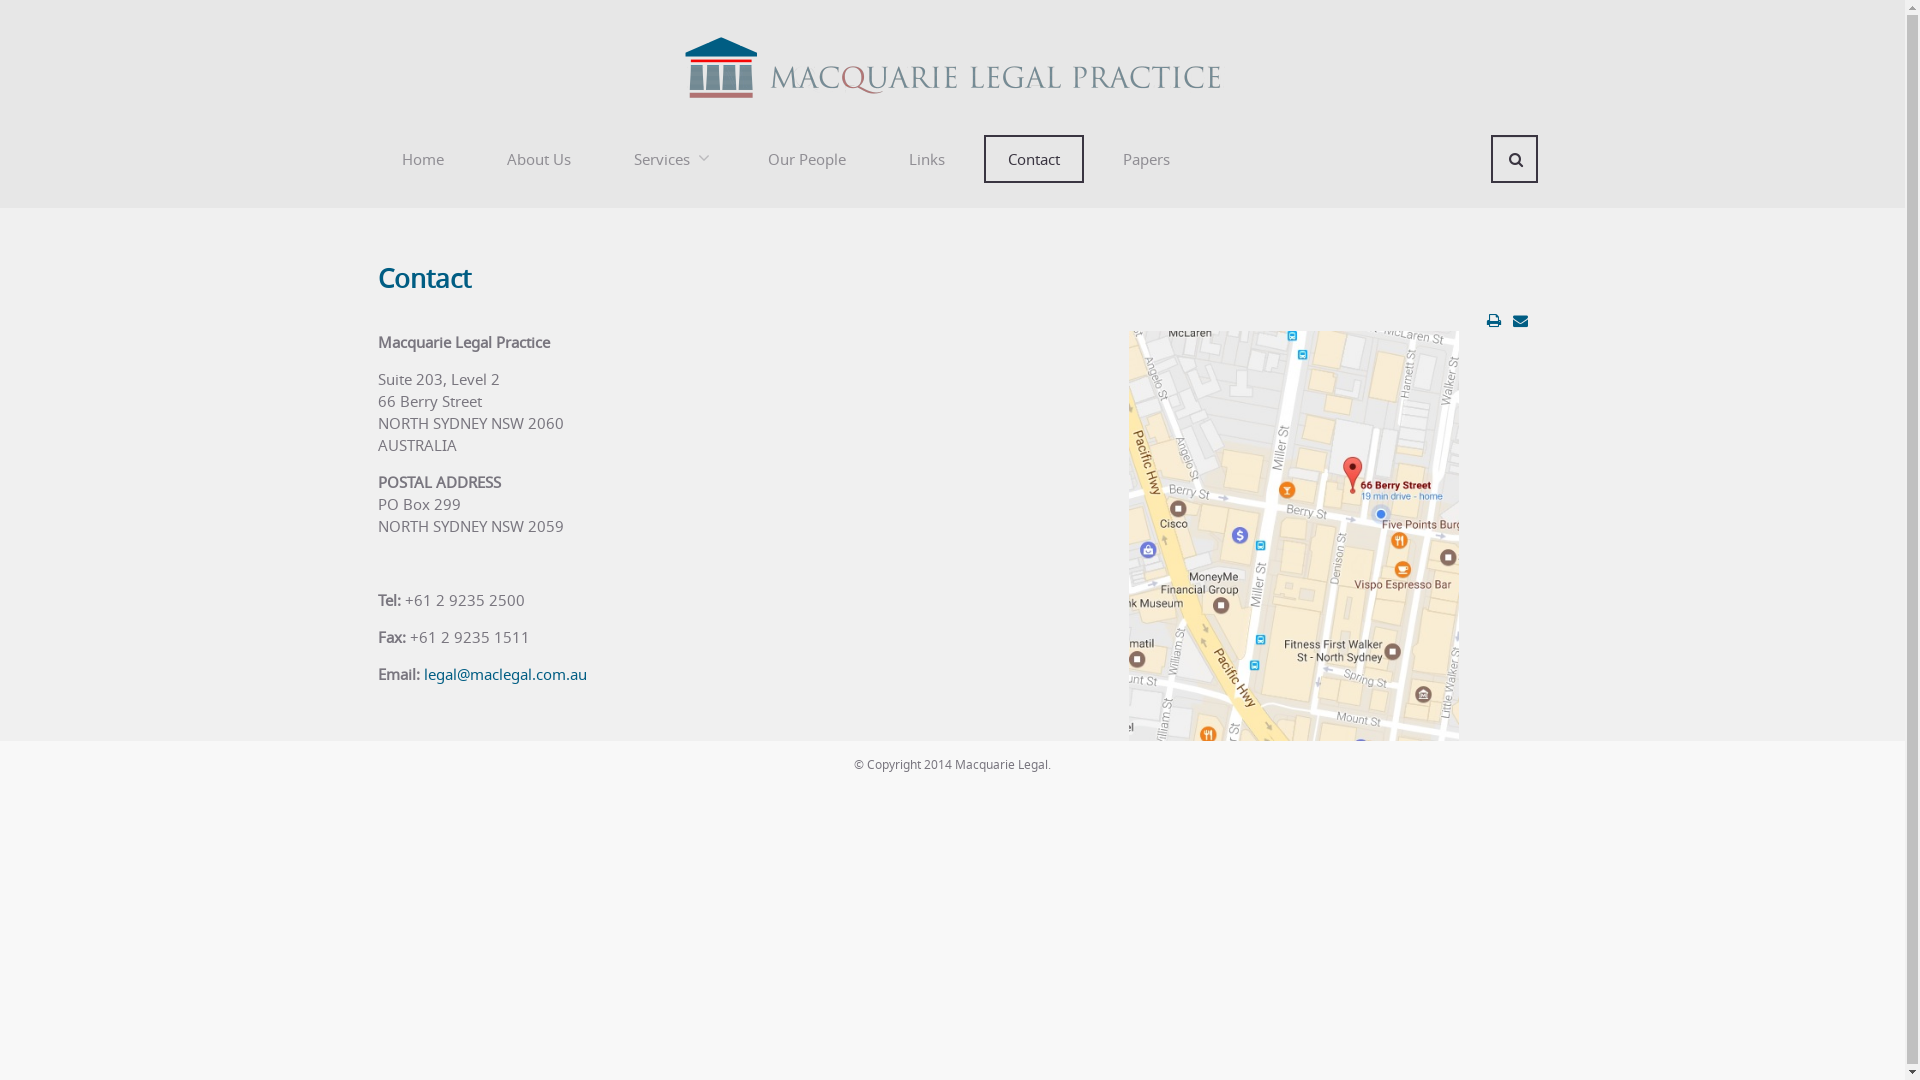 The height and width of the screenshot is (1080, 1920). I want to click on 'legal@maclegal.com.au', so click(505, 674).